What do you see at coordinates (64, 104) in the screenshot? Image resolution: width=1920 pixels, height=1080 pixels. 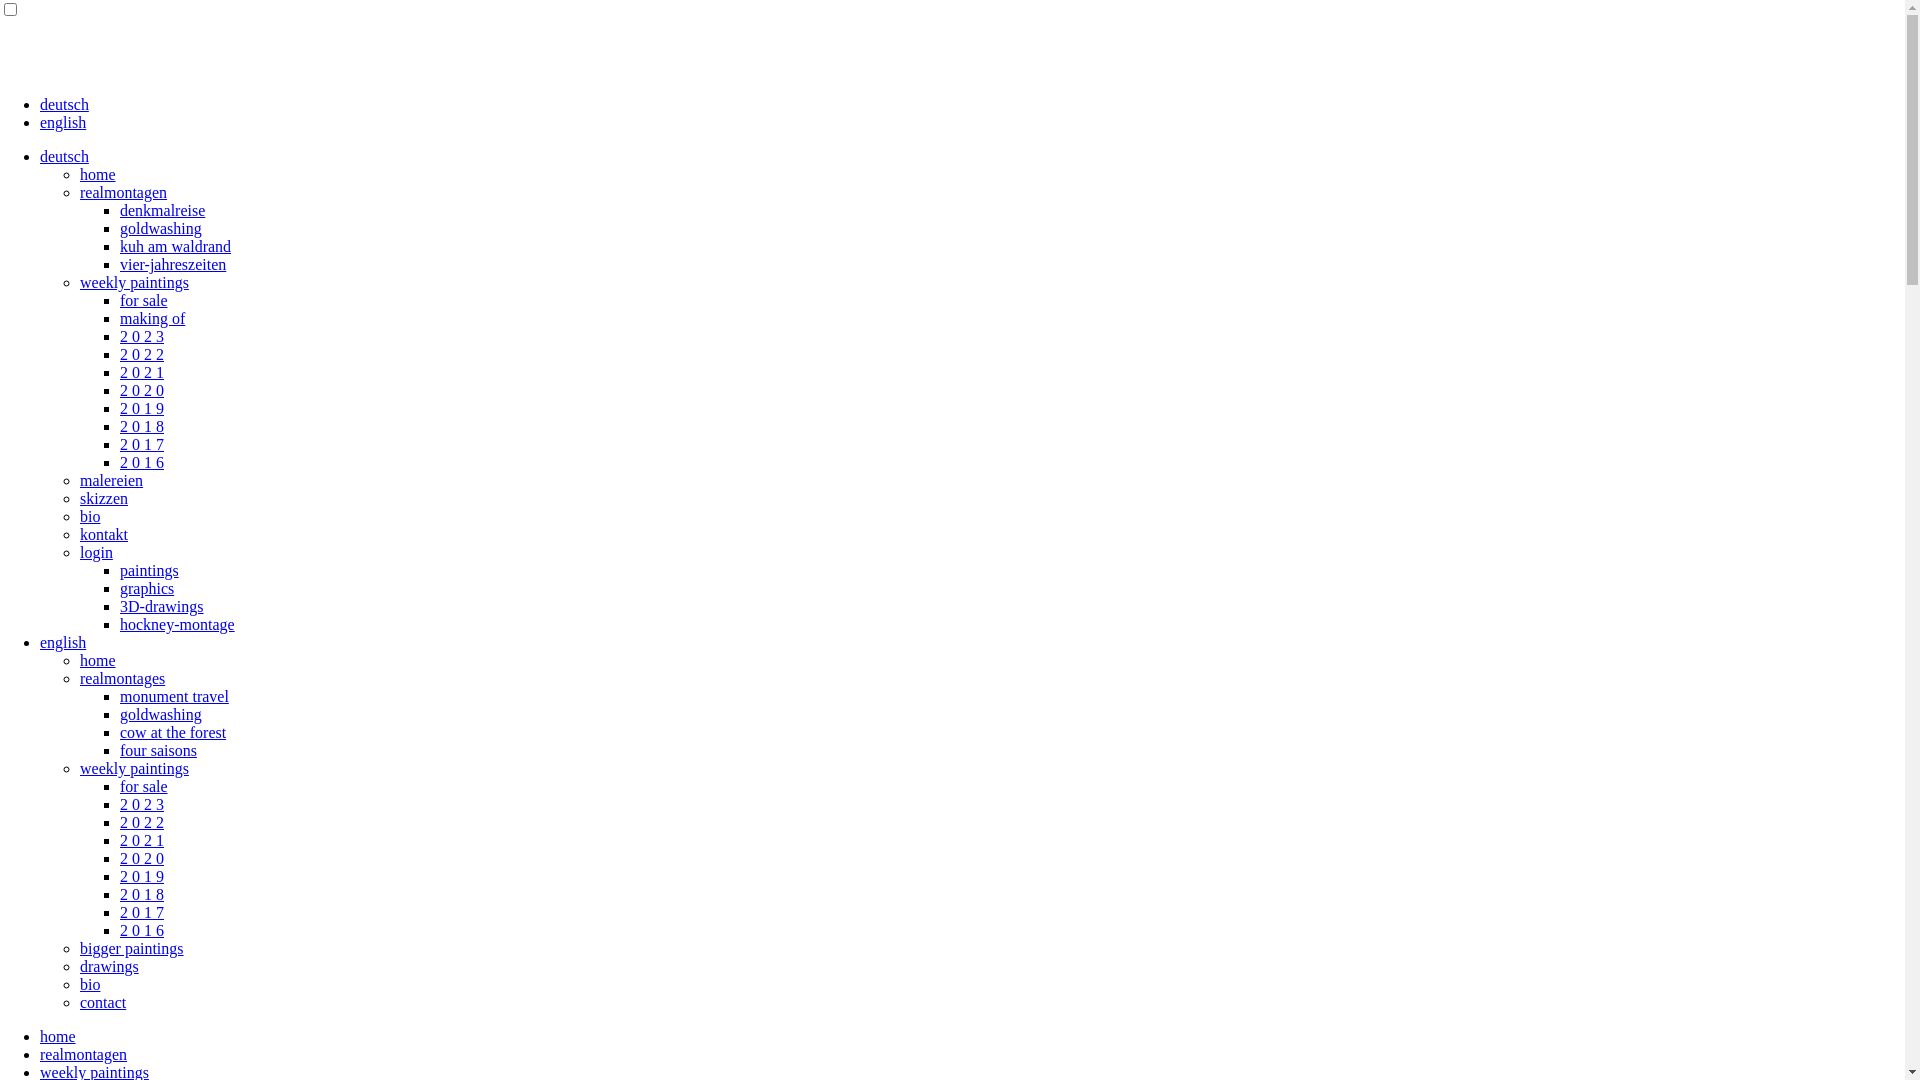 I see `'deutsch'` at bounding box center [64, 104].